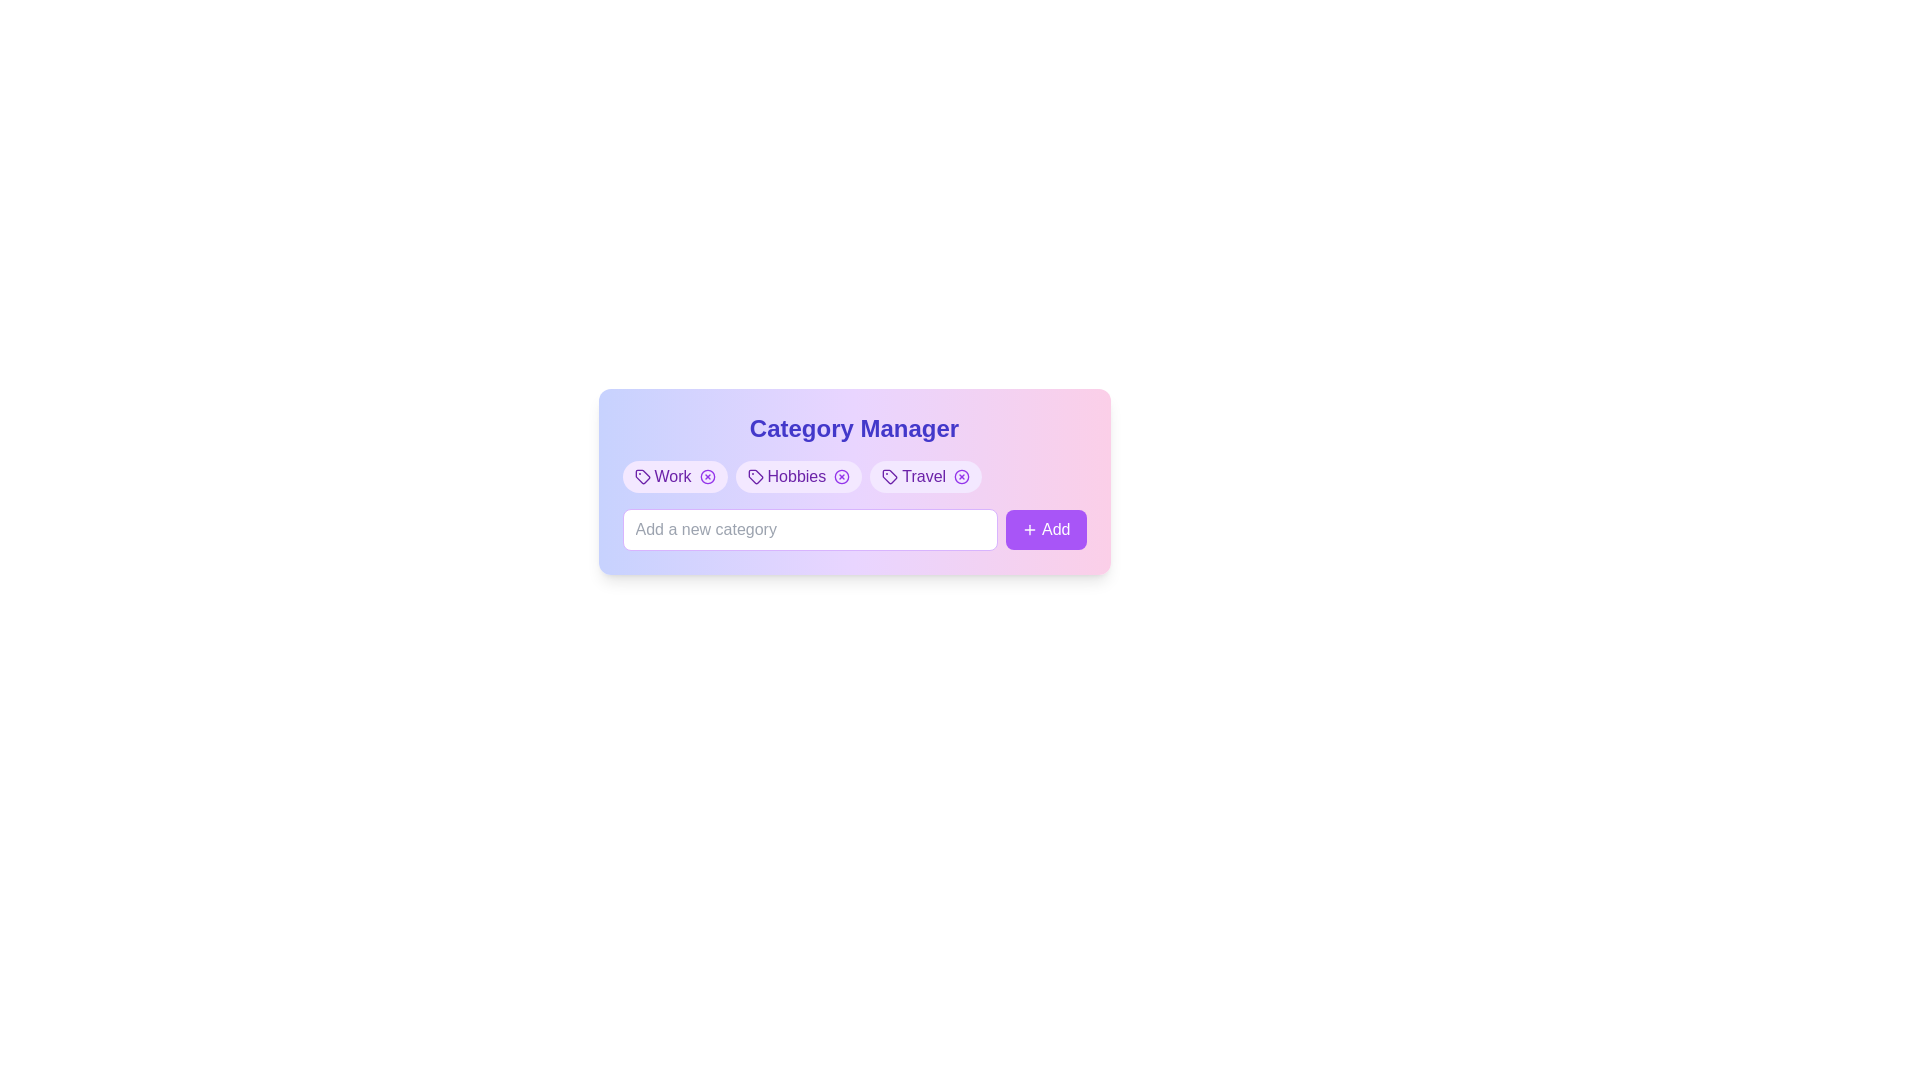 The image size is (1920, 1080). I want to click on the rounded rectangular button with a purple background and white text labeled 'Add', so click(1045, 528).